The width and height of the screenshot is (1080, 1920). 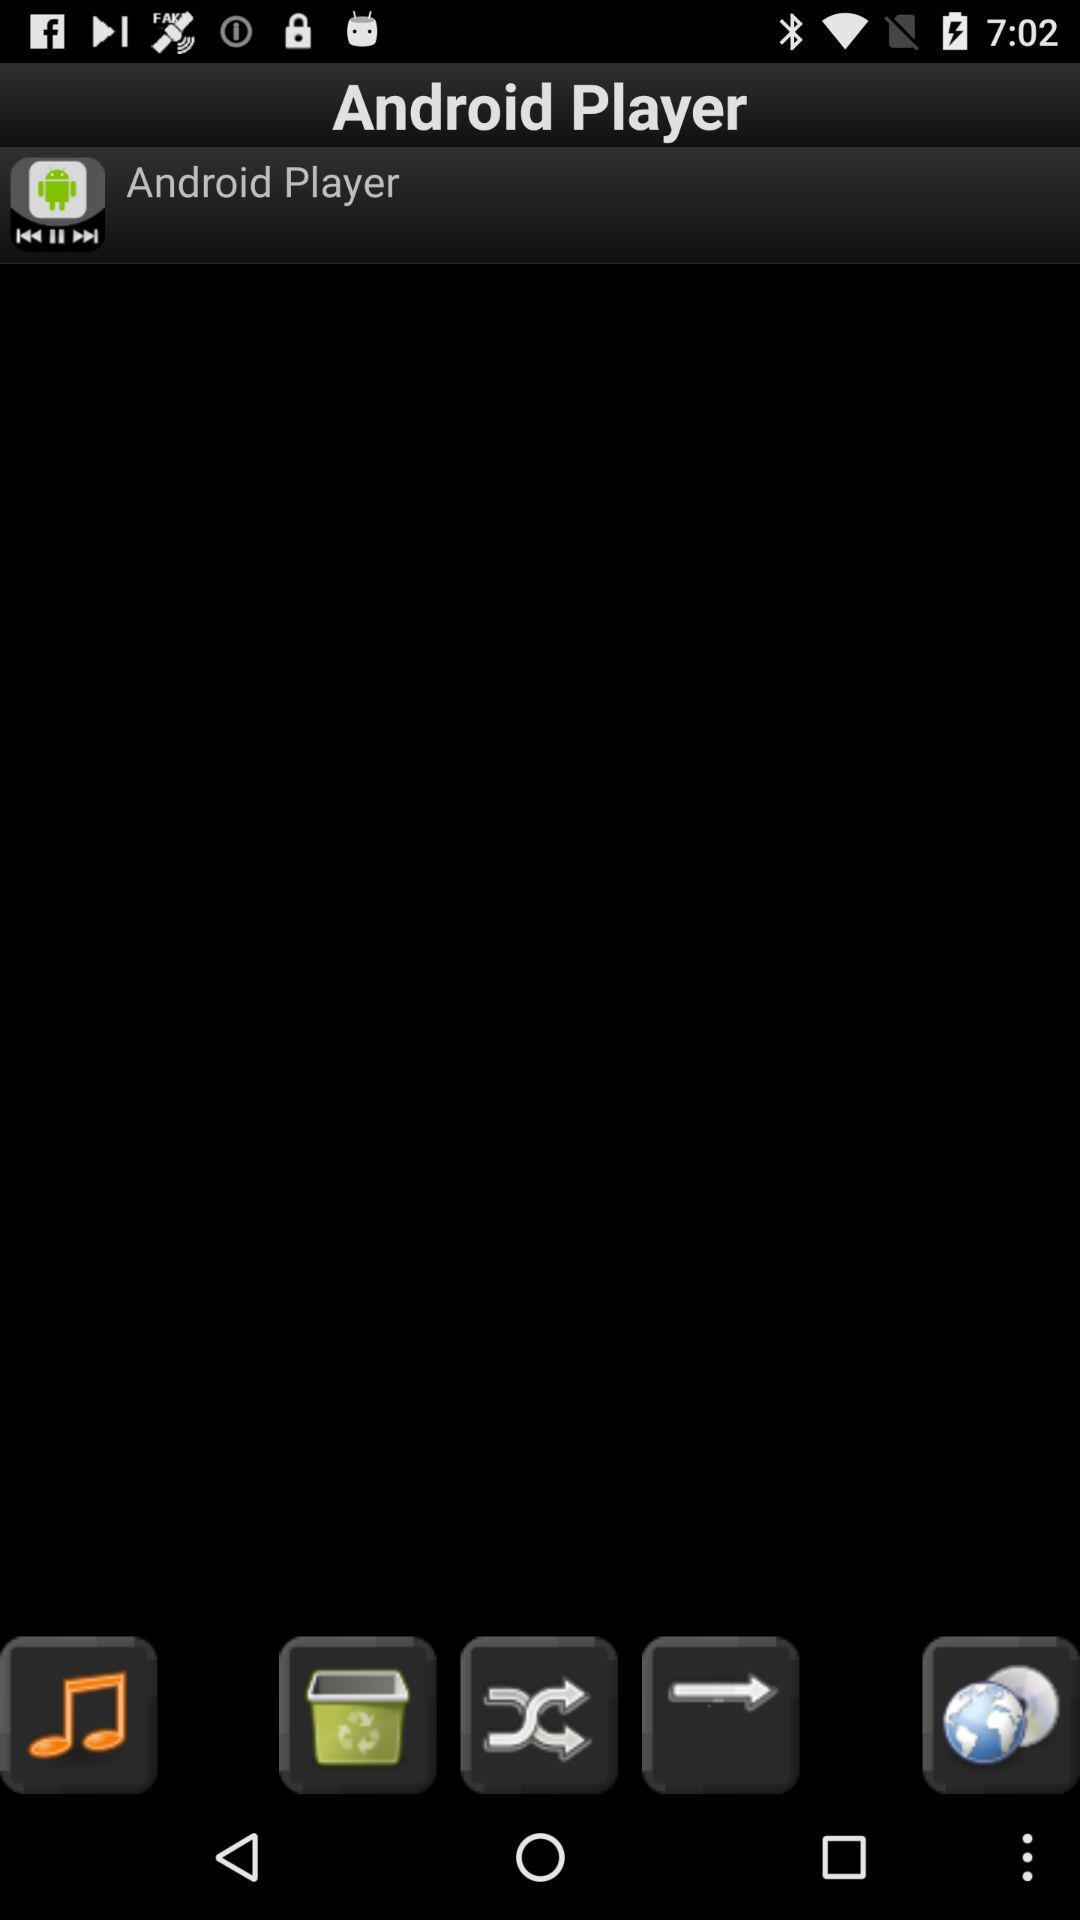 I want to click on the arrow_forward icon, so click(x=720, y=1835).